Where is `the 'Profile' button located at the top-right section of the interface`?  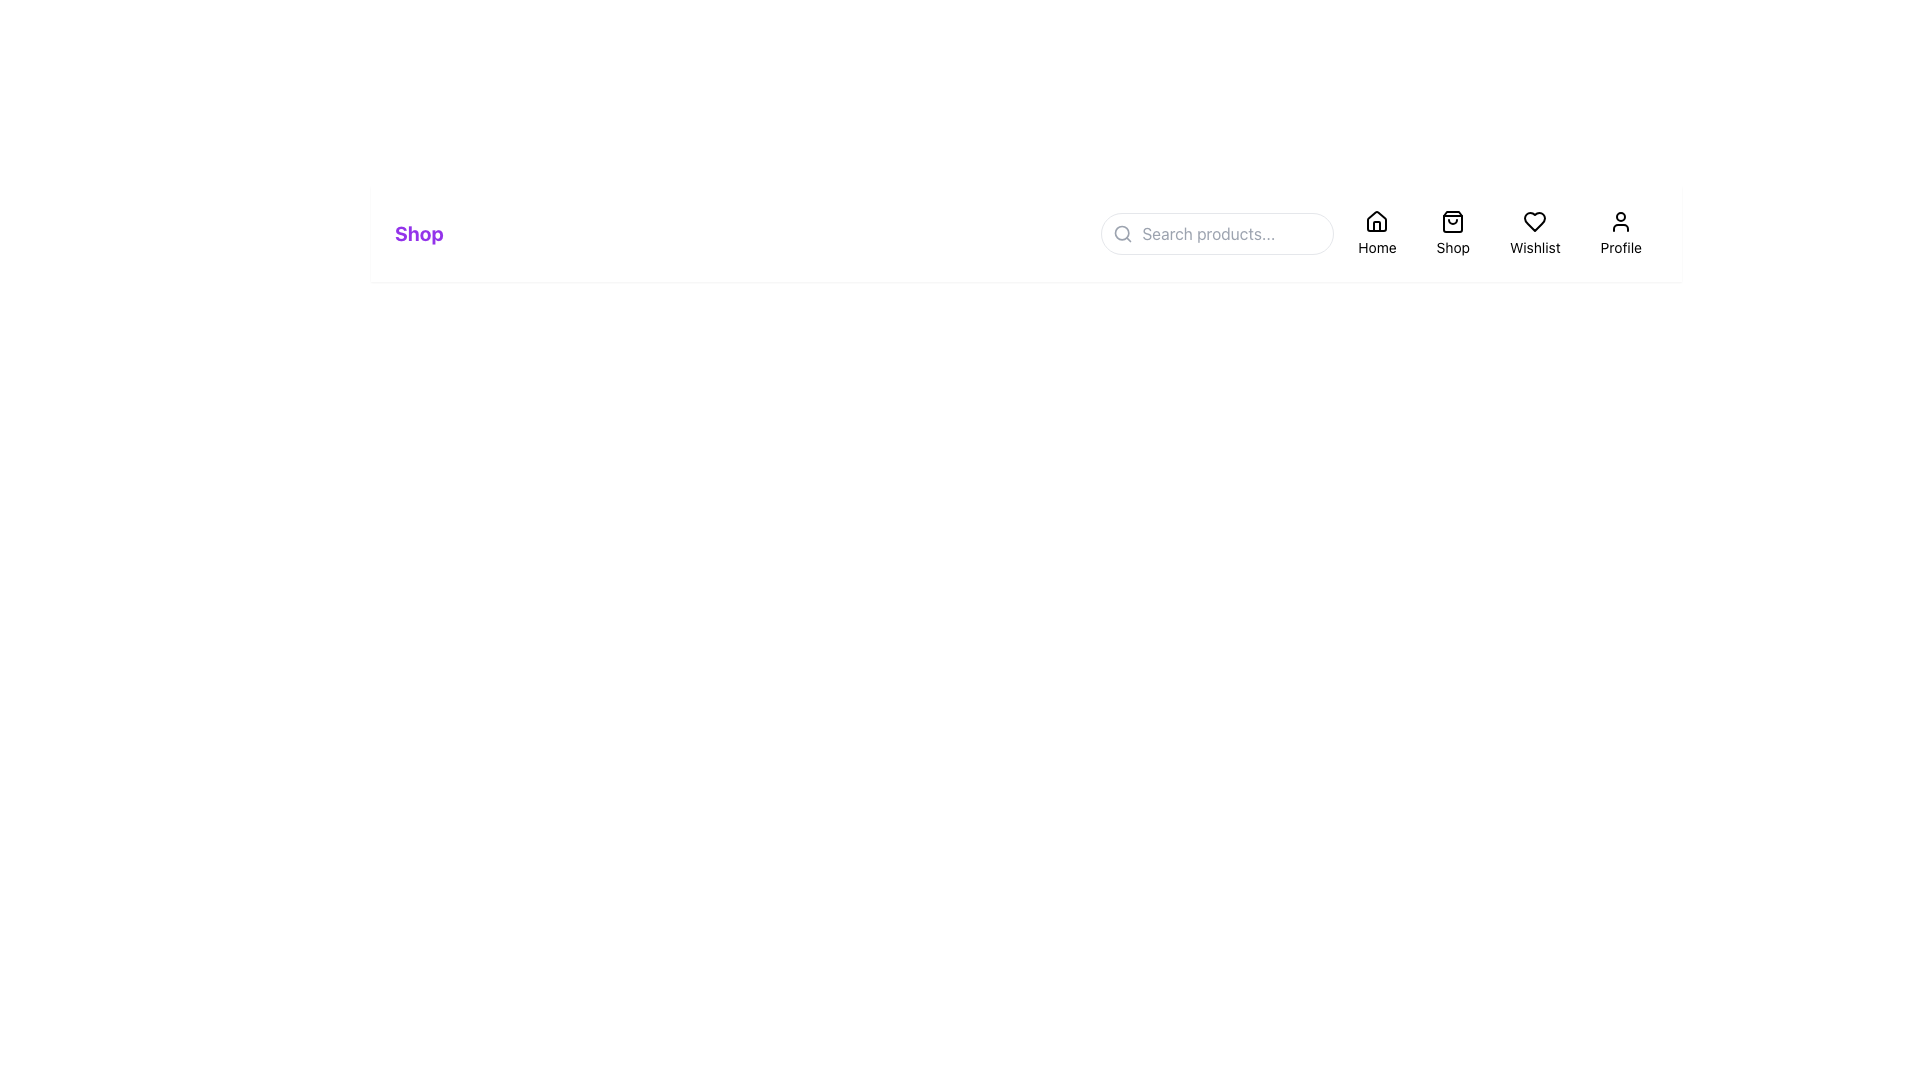
the 'Profile' button located at the top-right section of the interface is located at coordinates (1621, 233).